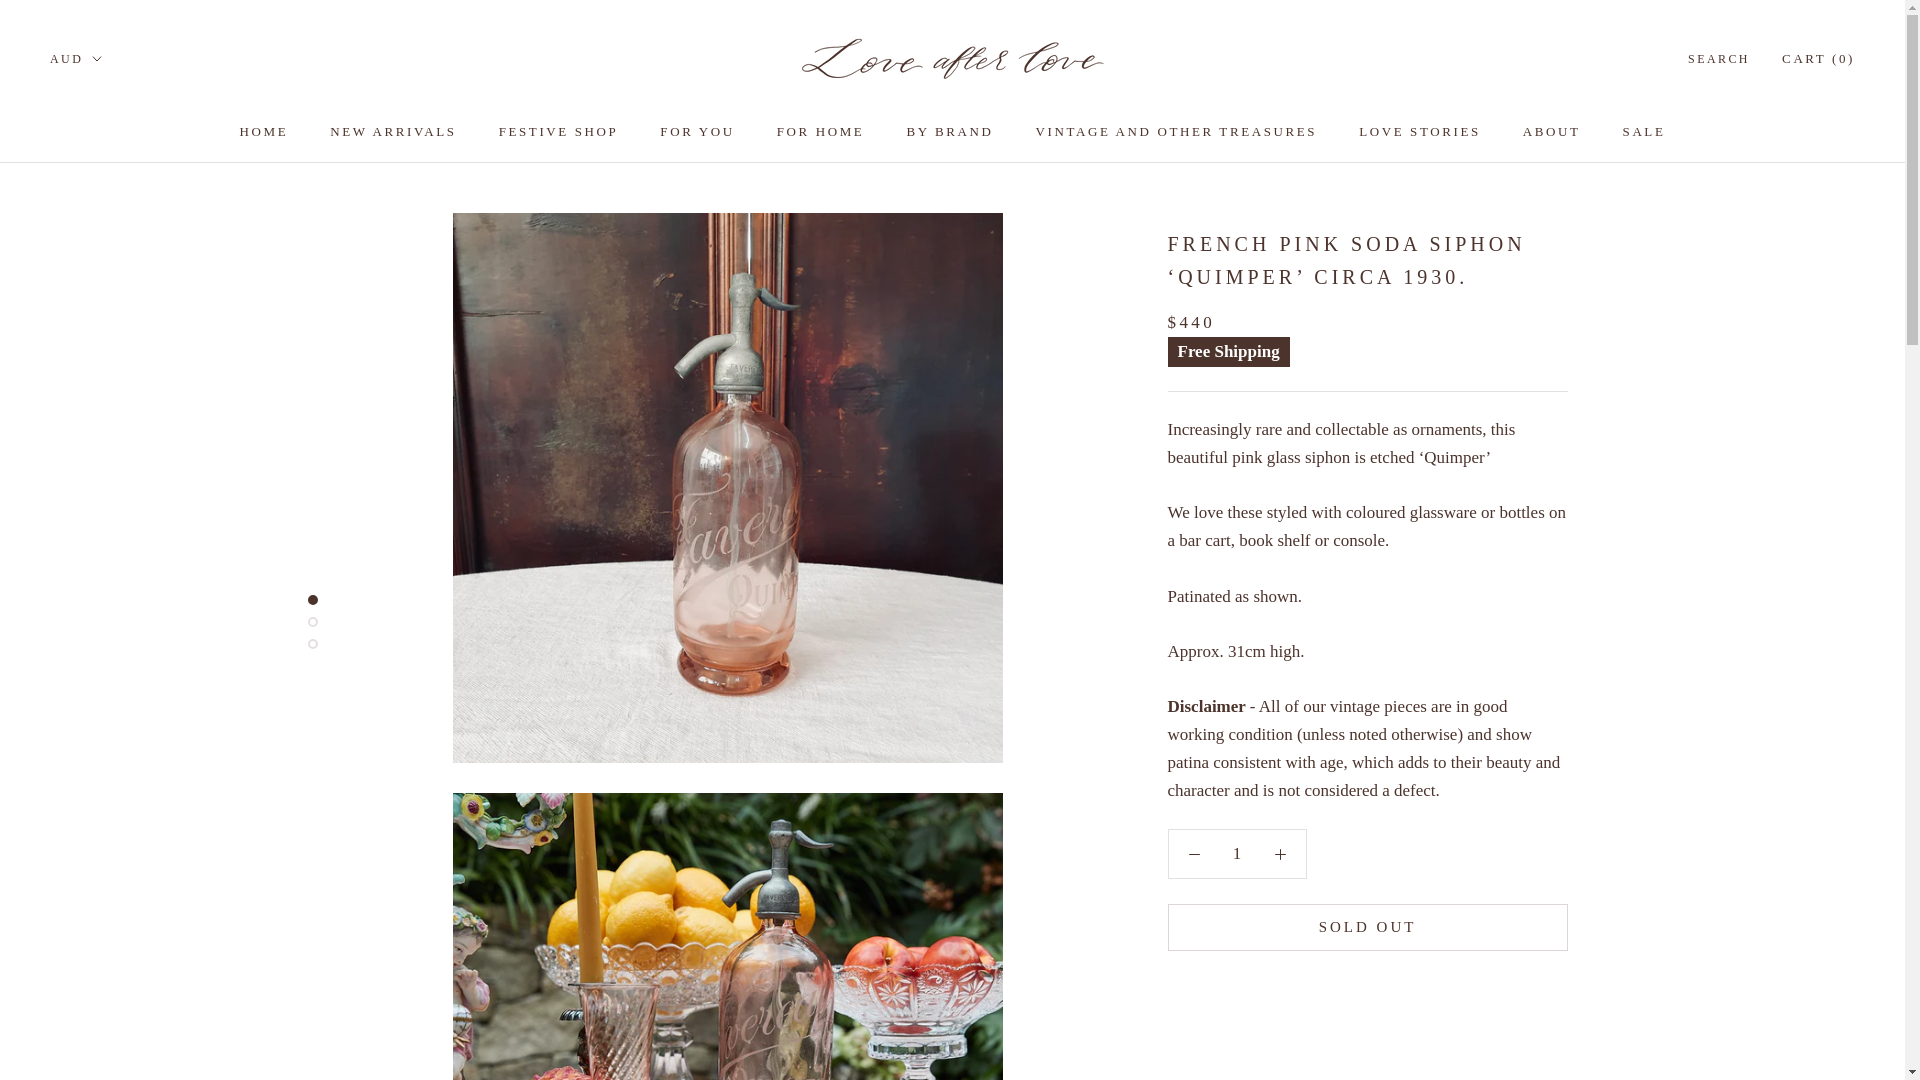 This screenshot has height=1080, width=1920. Describe the element at coordinates (1550, 131) in the screenshot. I see `'ABOUT` at that location.